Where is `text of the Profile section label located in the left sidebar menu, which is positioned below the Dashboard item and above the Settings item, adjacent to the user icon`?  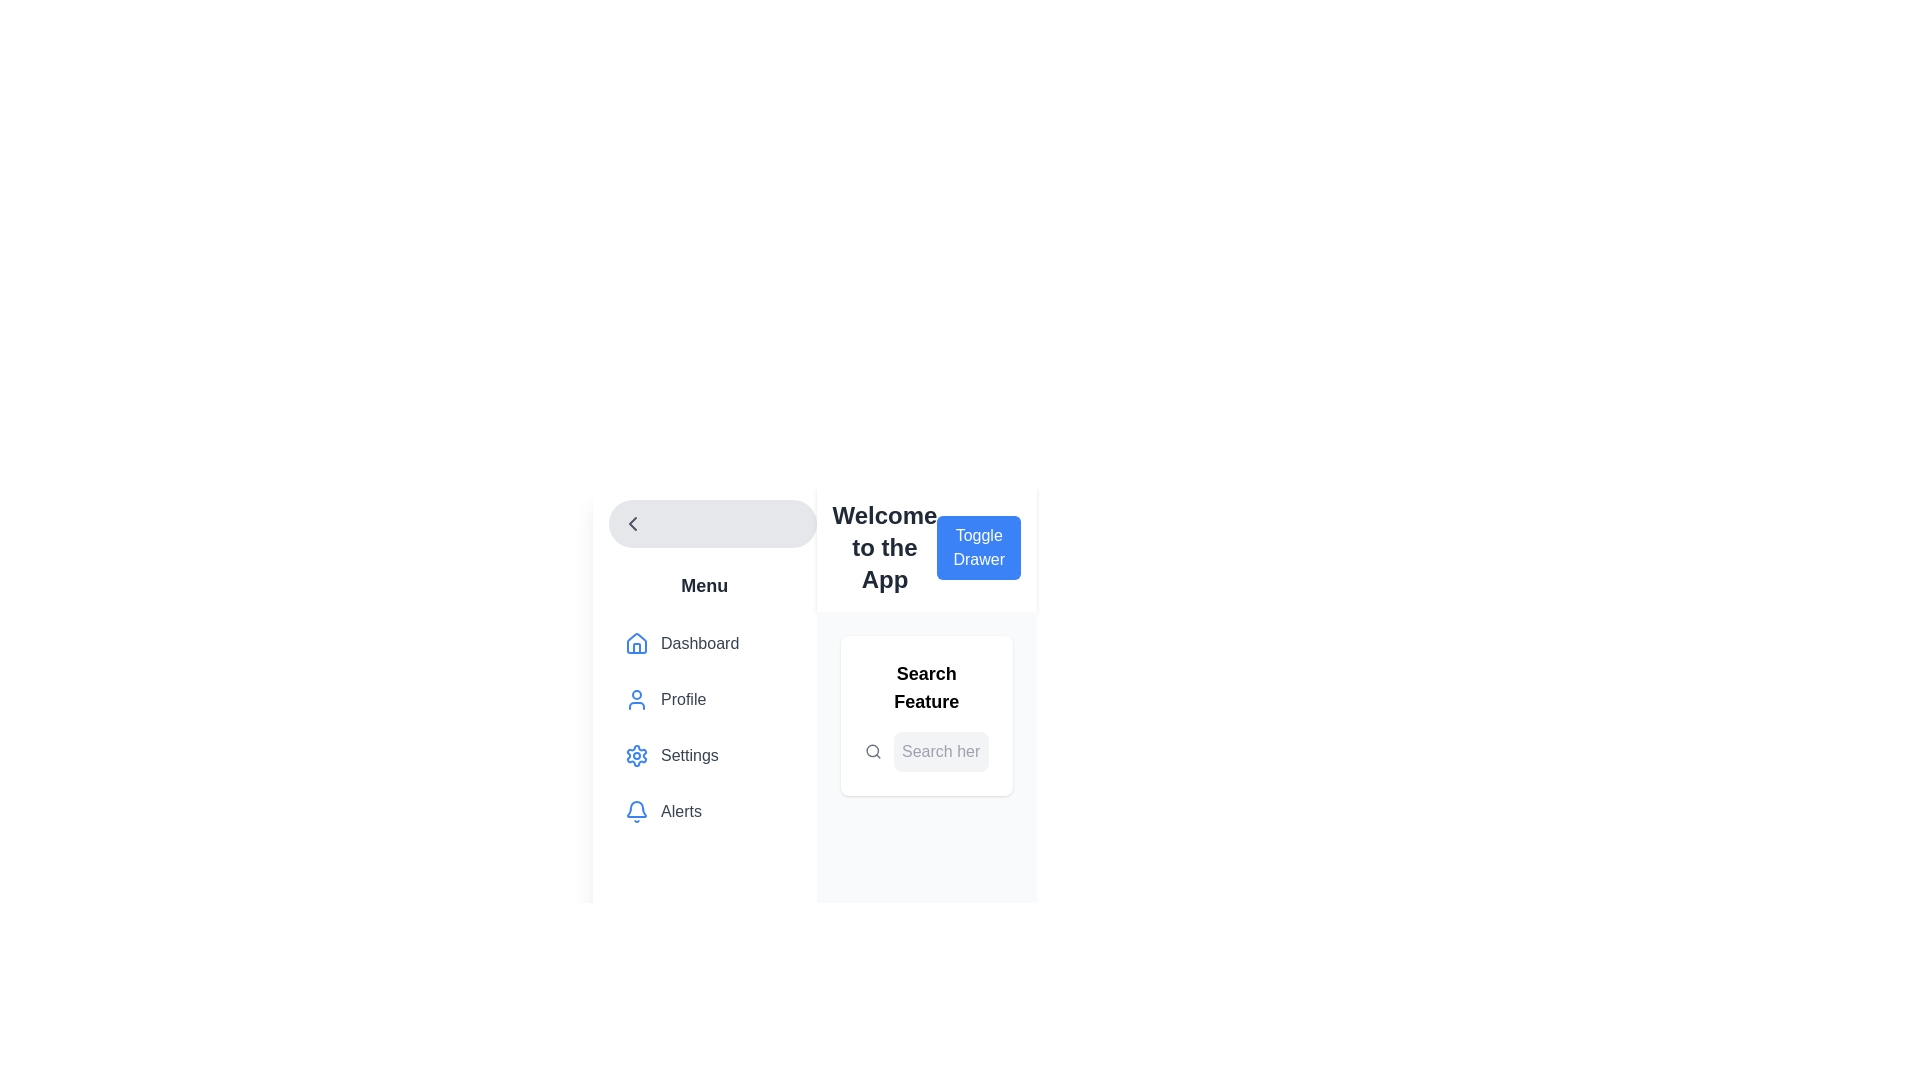
text of the Profile section label located in the left sidebar menu, which is positioned below the Dashboard item and above the Settings item, adjacent to the user icon is located at coordinates (683, 698).